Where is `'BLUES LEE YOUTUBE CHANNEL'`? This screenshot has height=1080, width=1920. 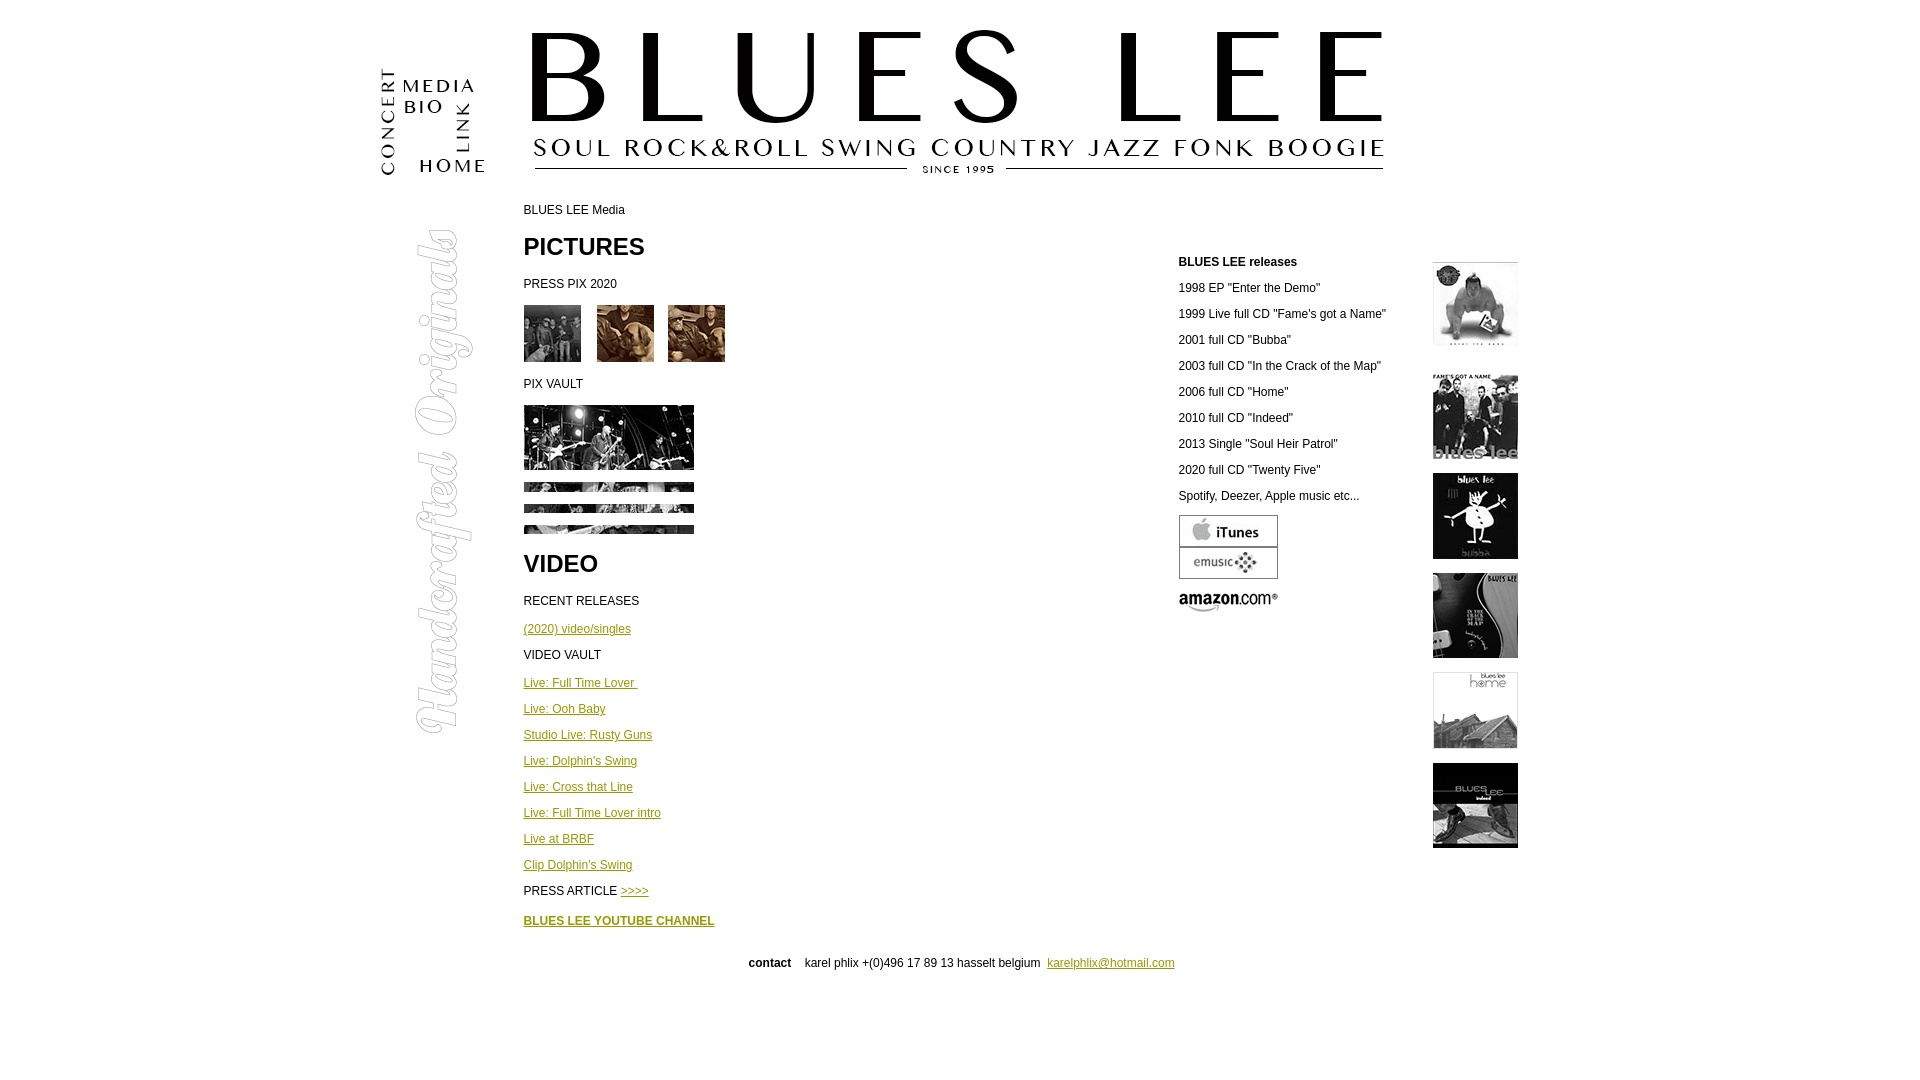
'BLUES LEE YOUTUBE CHANNEL' is located at coordinates (618, 921).